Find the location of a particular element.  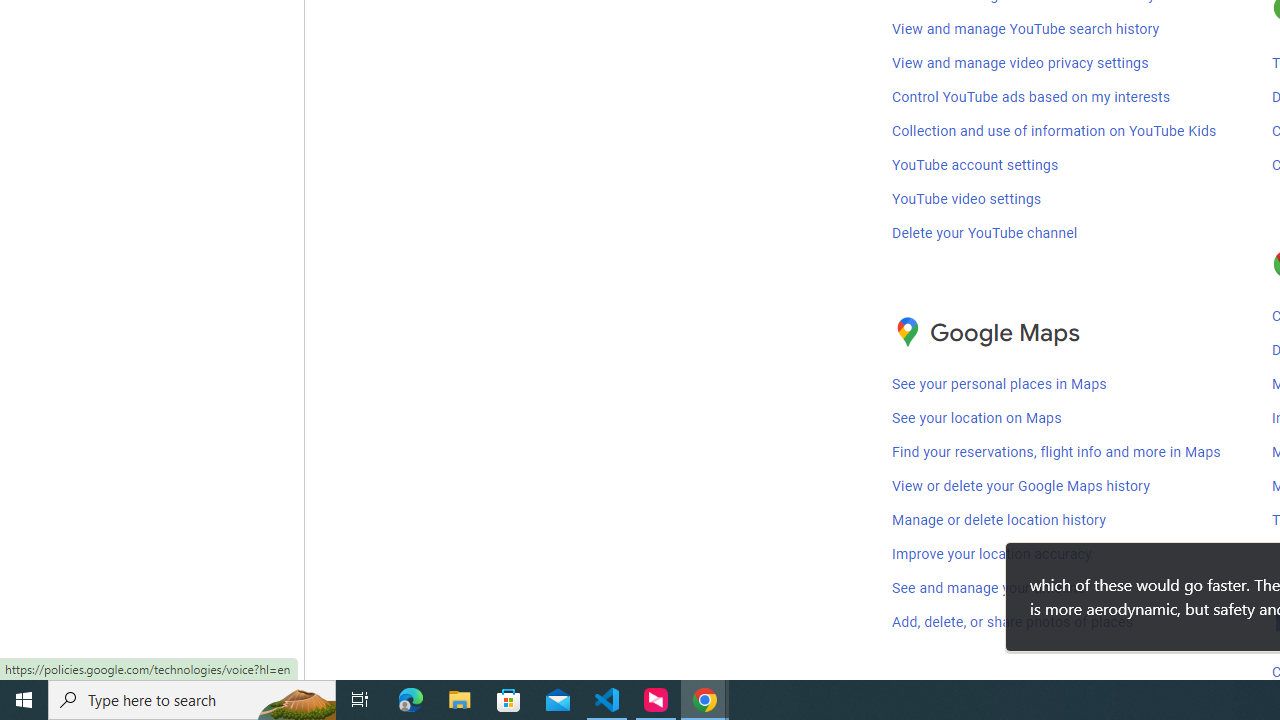

'Collection and use of information on YouTube Kids' is located at coordinates (1053, 130).